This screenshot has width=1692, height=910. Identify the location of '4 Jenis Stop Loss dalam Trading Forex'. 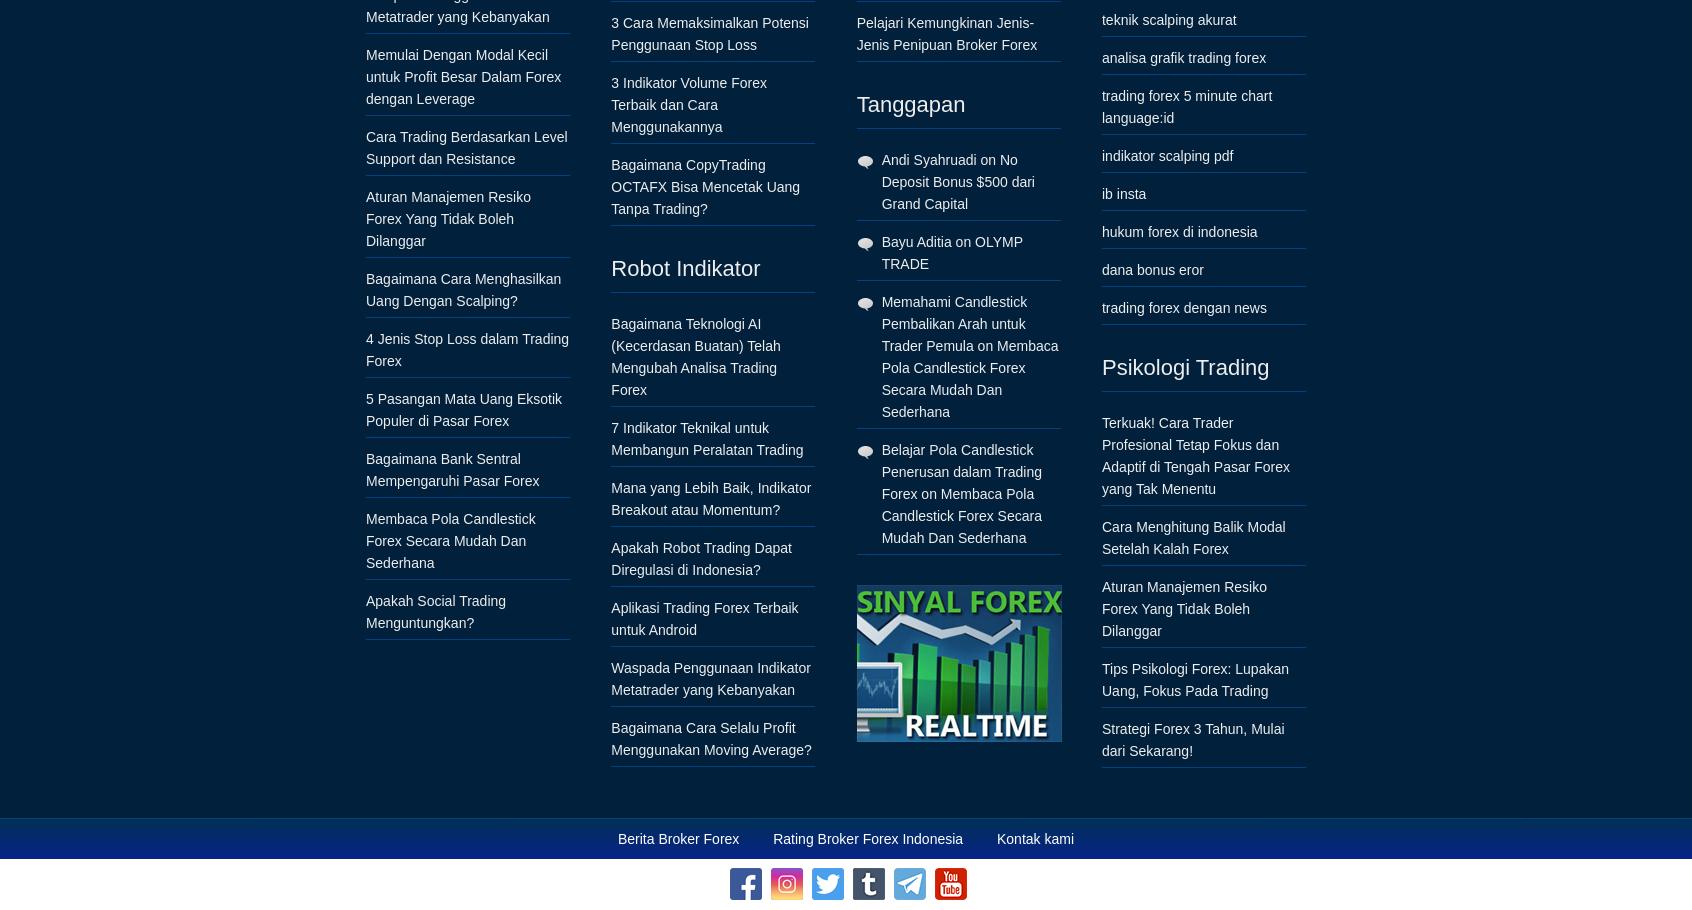
(365, 347).